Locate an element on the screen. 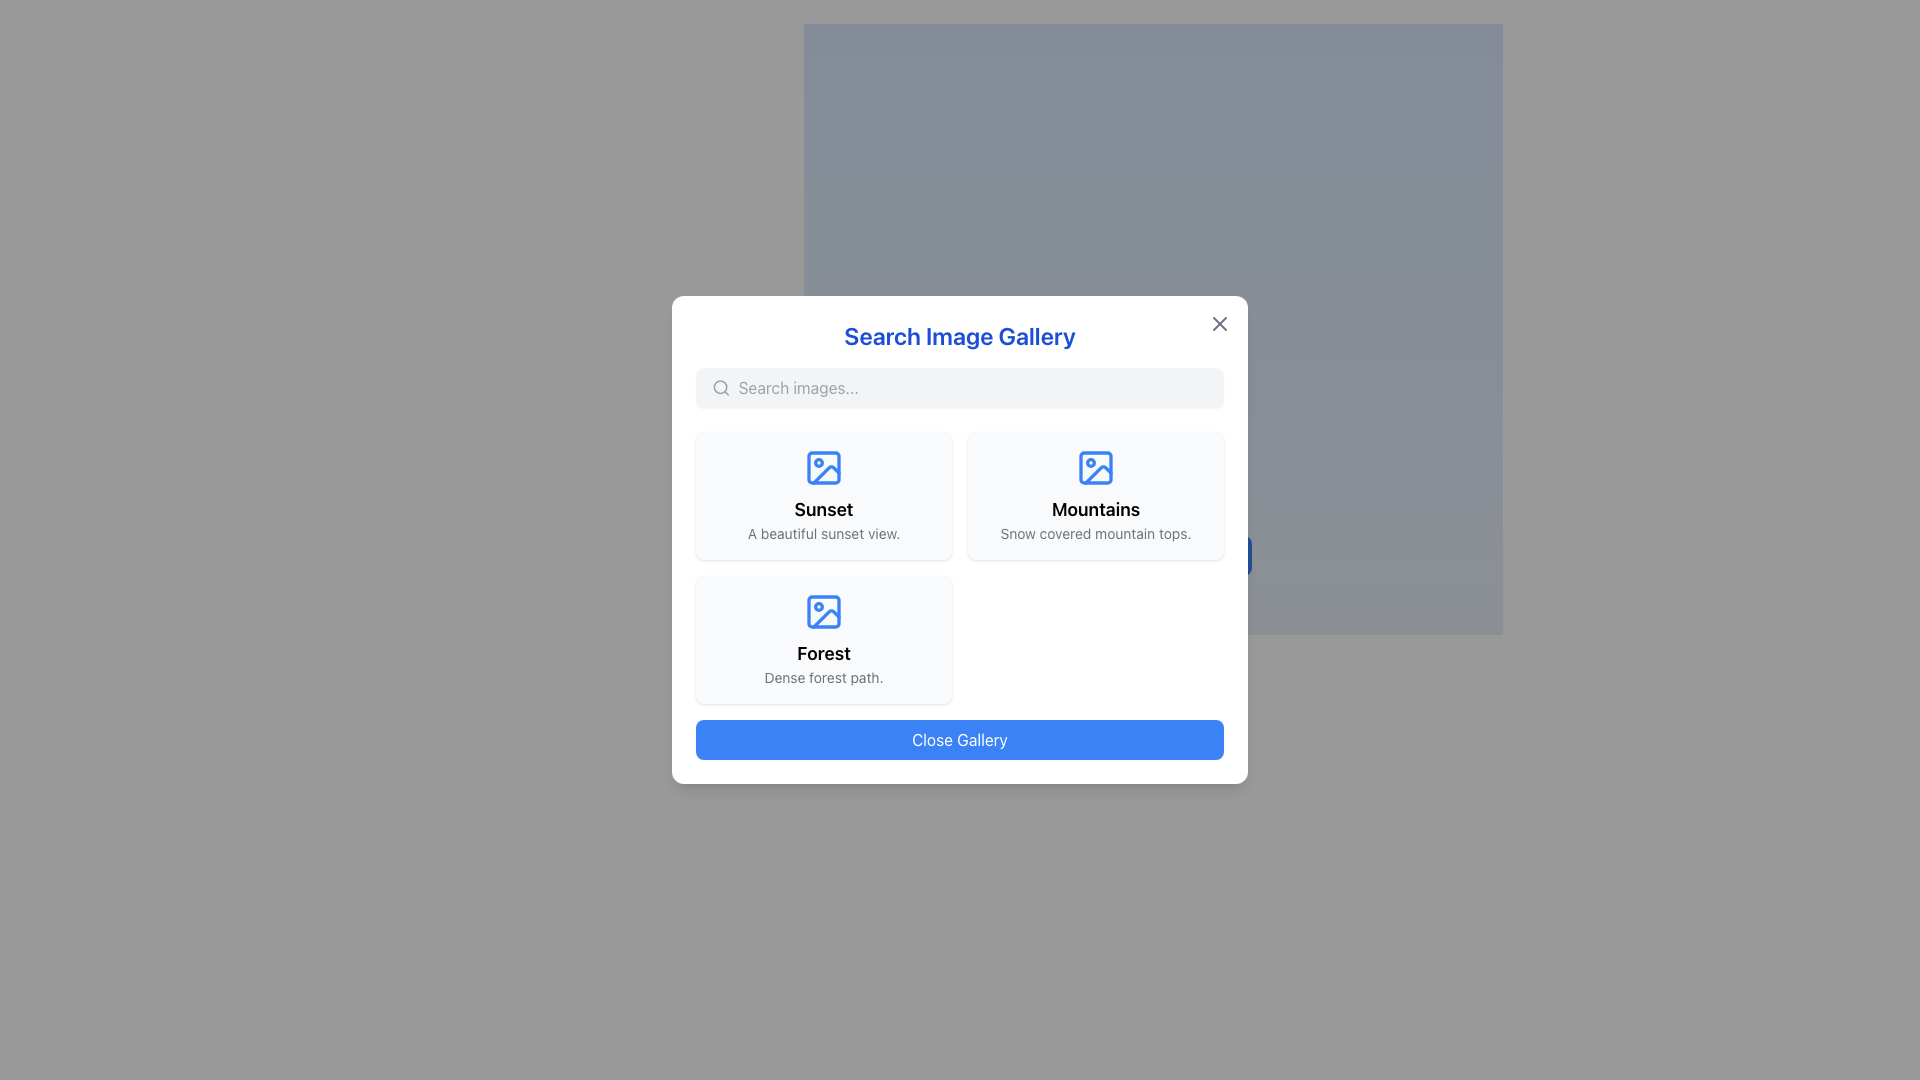  the text label displaying 'Forest' is located at coordinates (824, 654).